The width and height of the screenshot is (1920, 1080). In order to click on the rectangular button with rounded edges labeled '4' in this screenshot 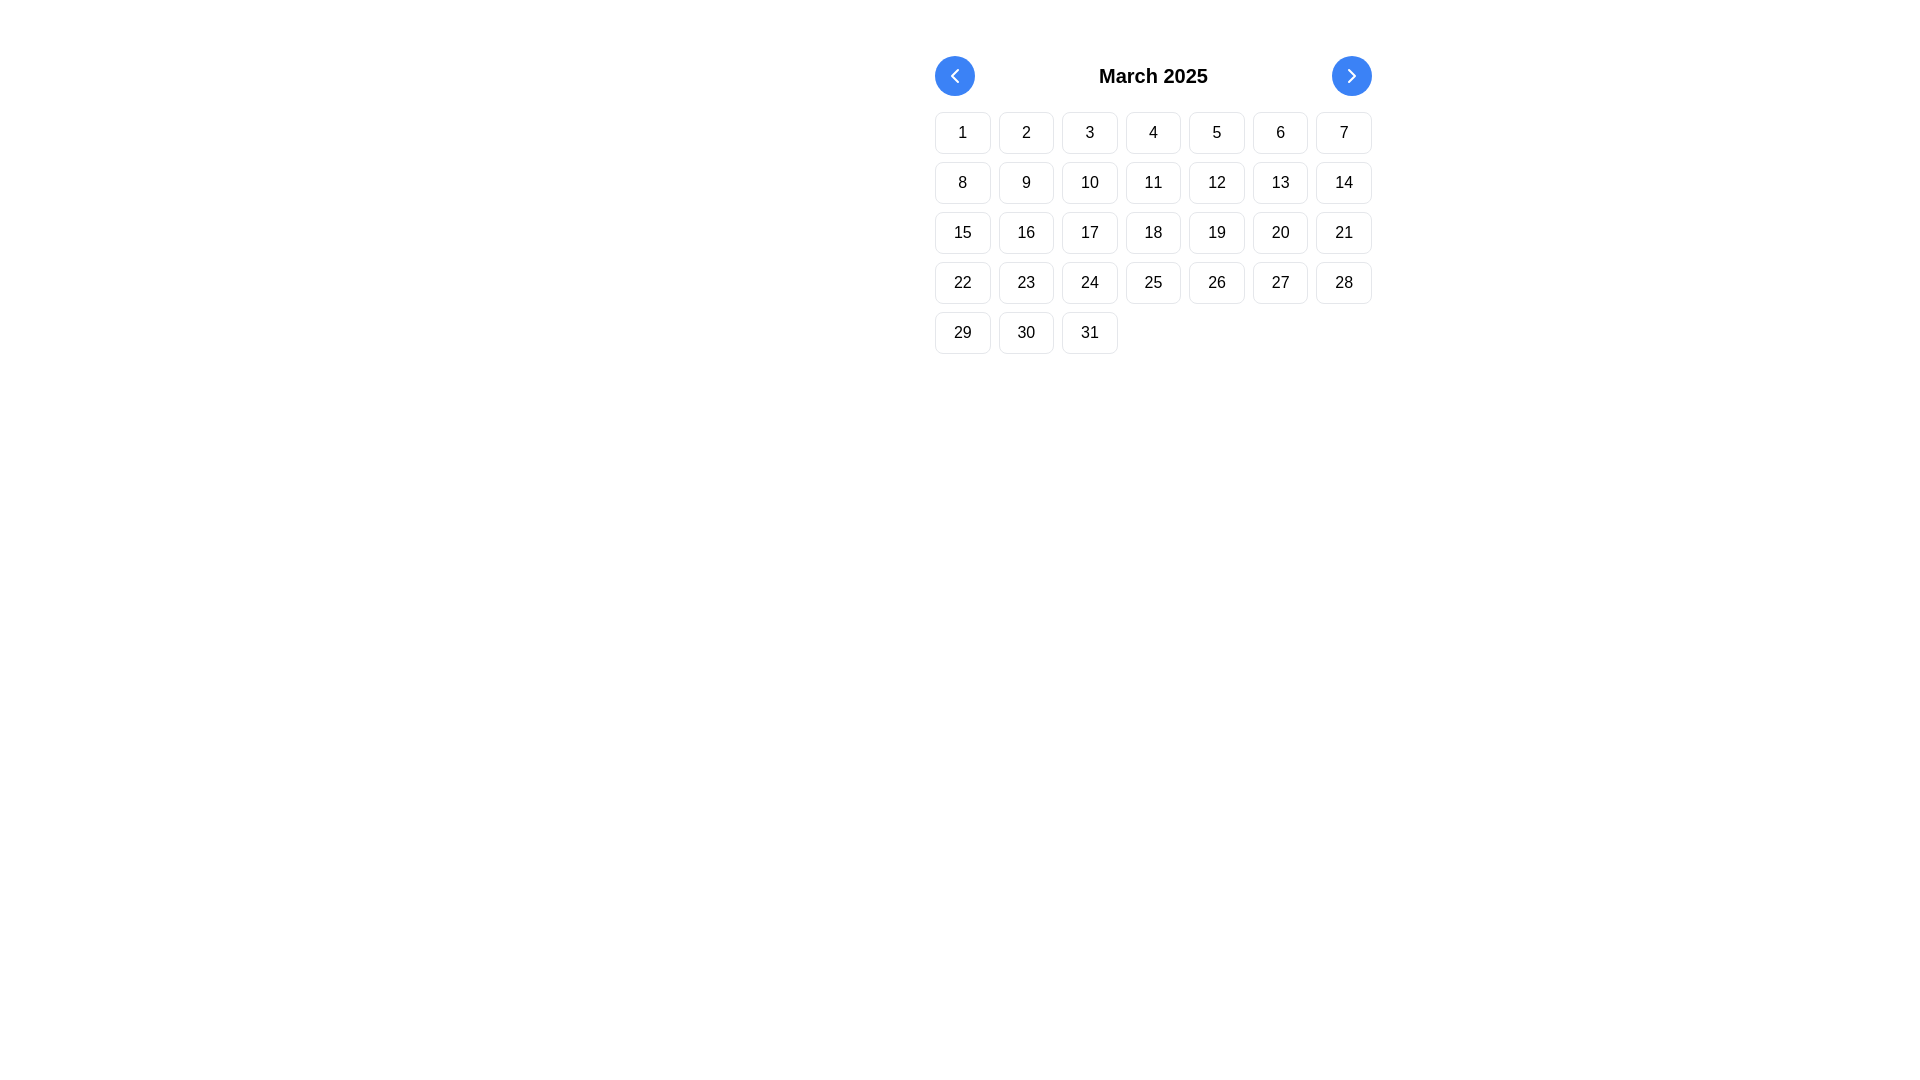, I will do `click(1153, 132)`.